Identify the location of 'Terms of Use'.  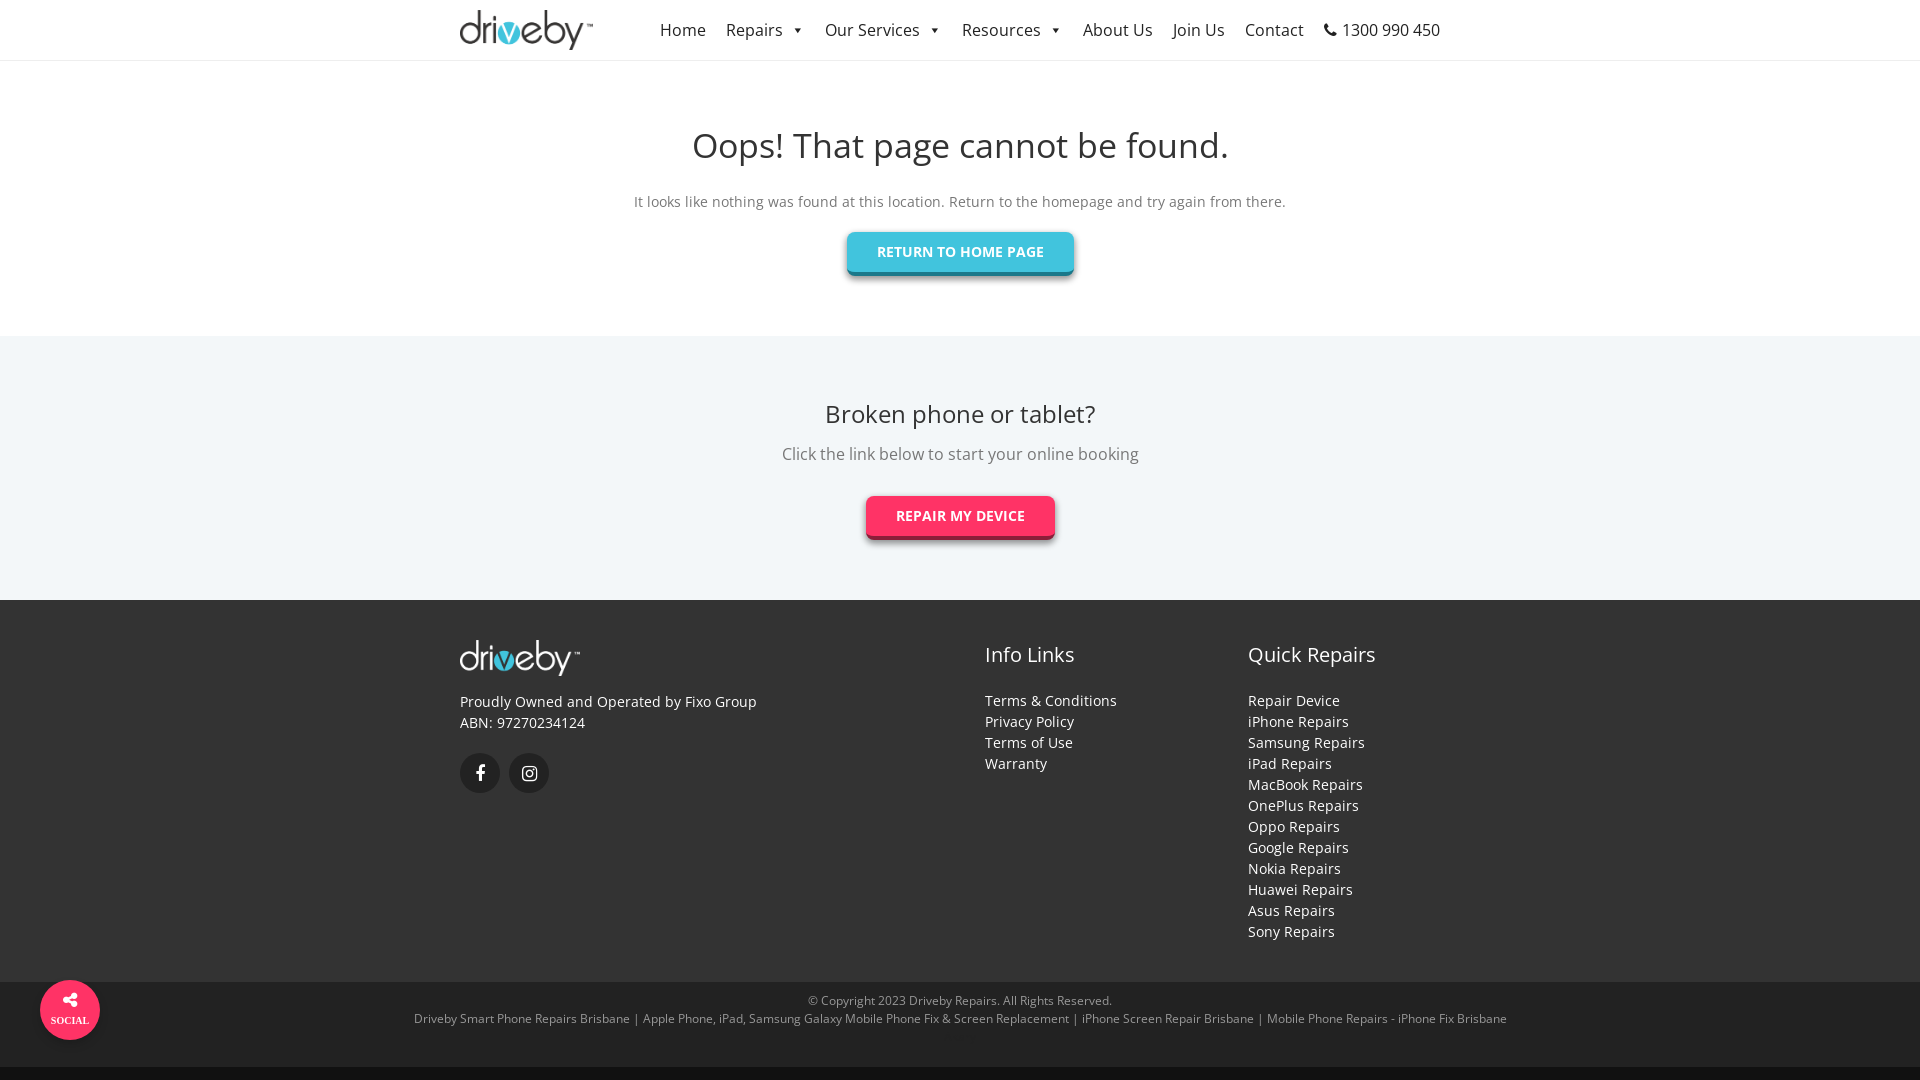
(1028, 742).